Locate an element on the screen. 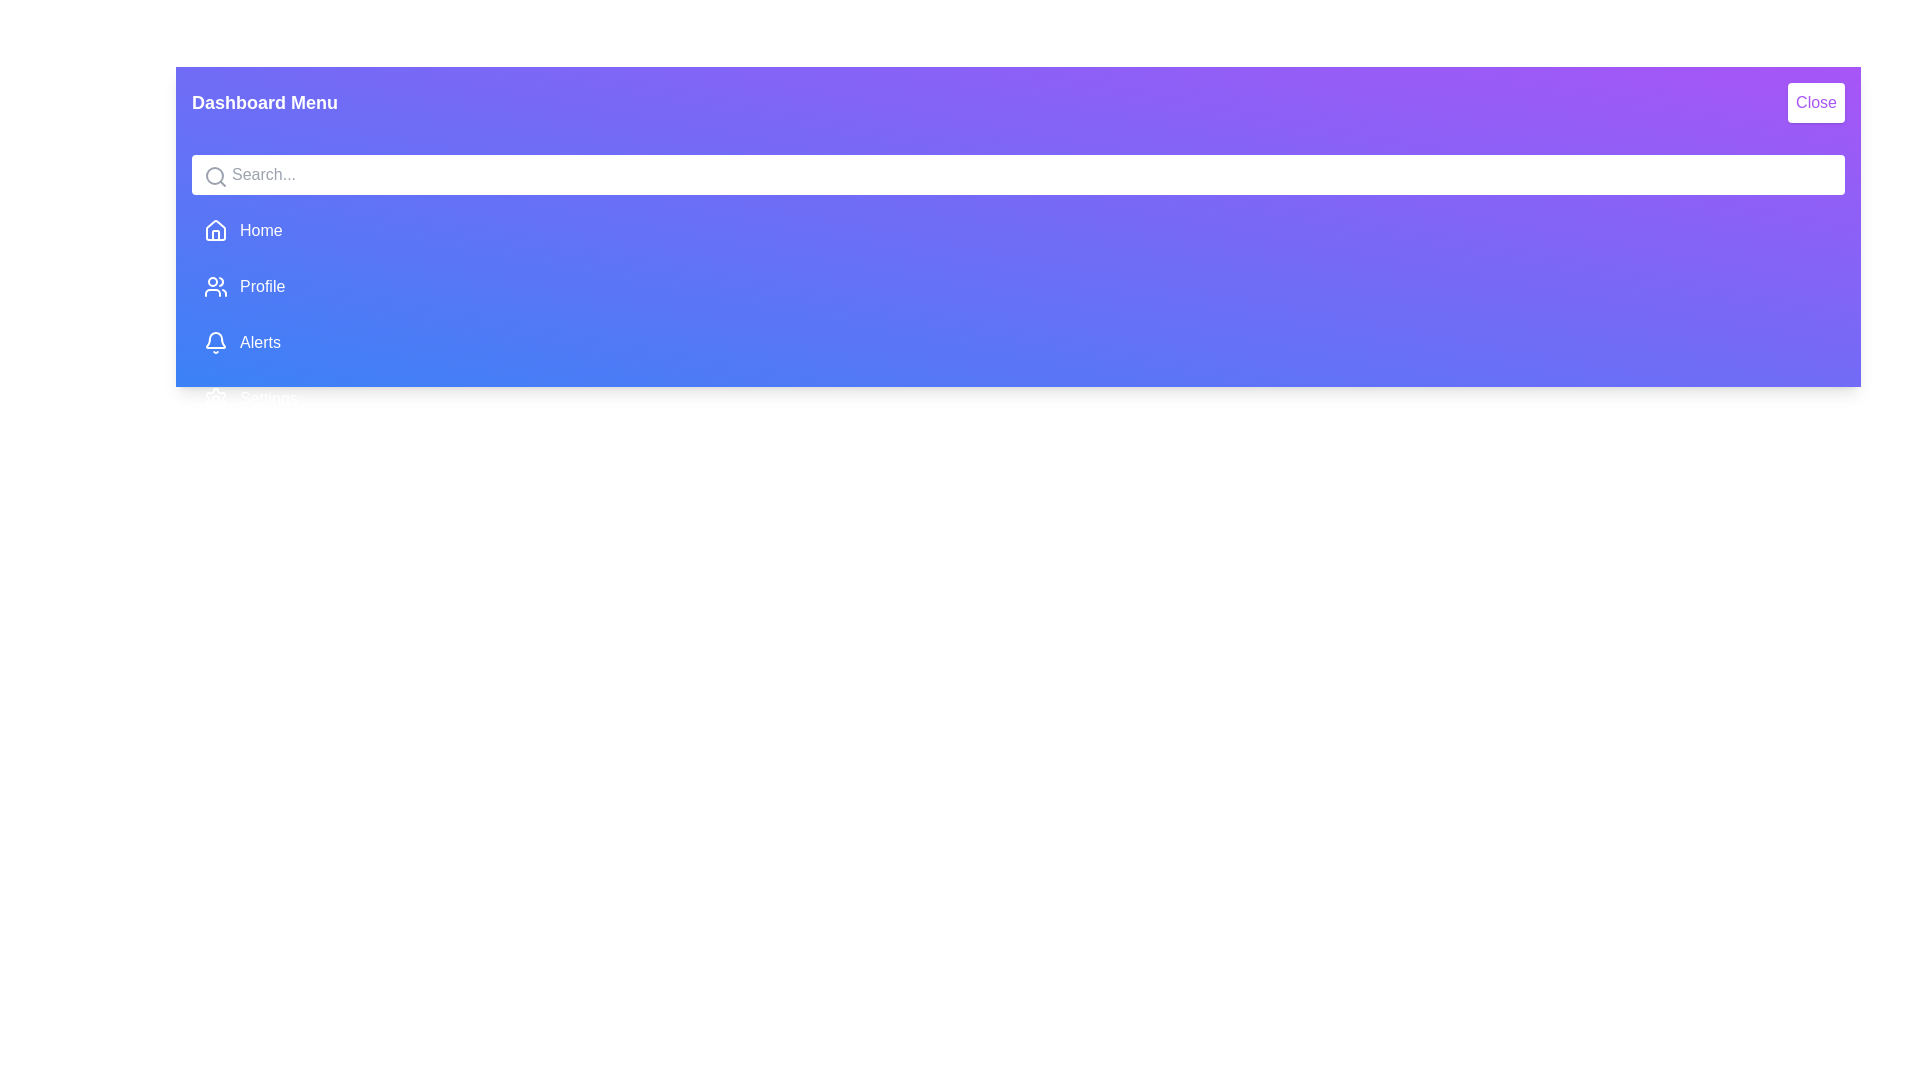 The image size is (1920, 1080). the home icon in the leftmost section of the menu, which is visually represented as an SVG and indicates the 'Home' menu item is located at coordinates (216, 230).